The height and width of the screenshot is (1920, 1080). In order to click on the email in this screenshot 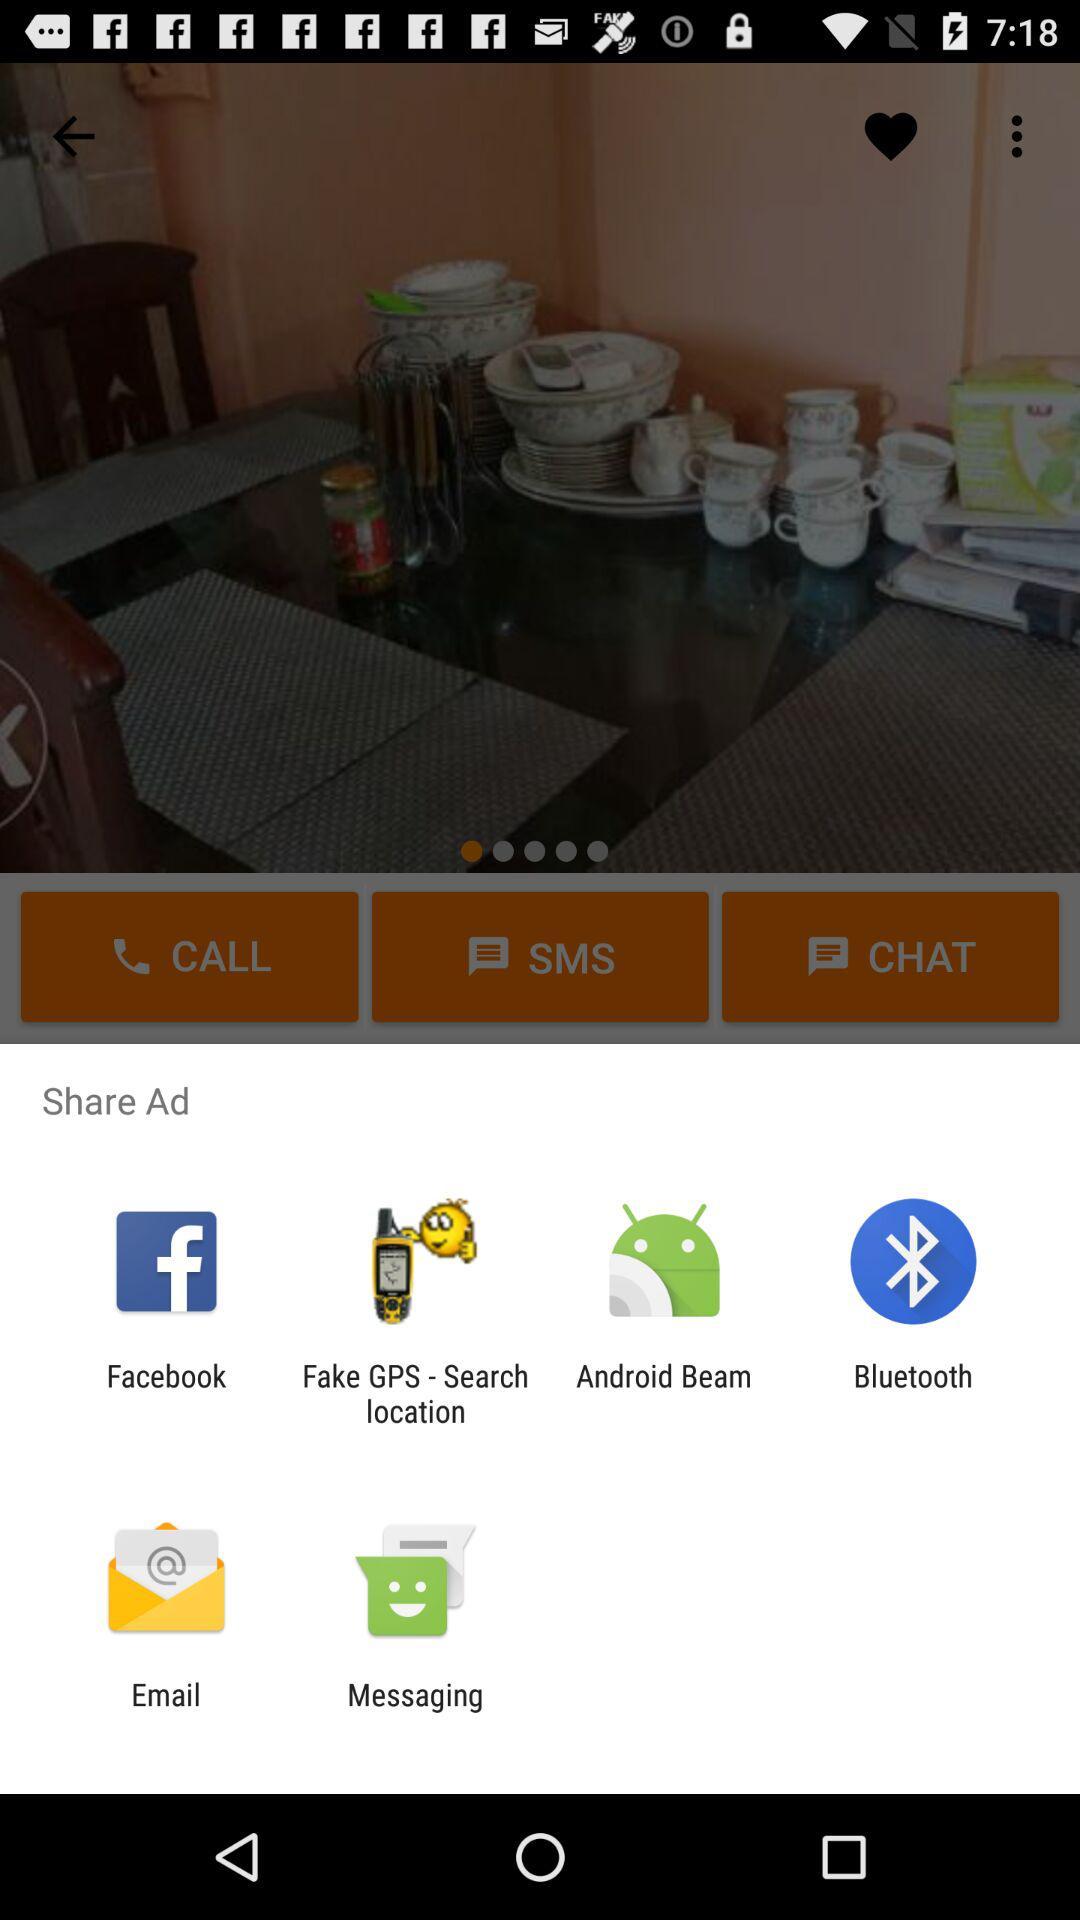, I will do `click(165, 1711)`.